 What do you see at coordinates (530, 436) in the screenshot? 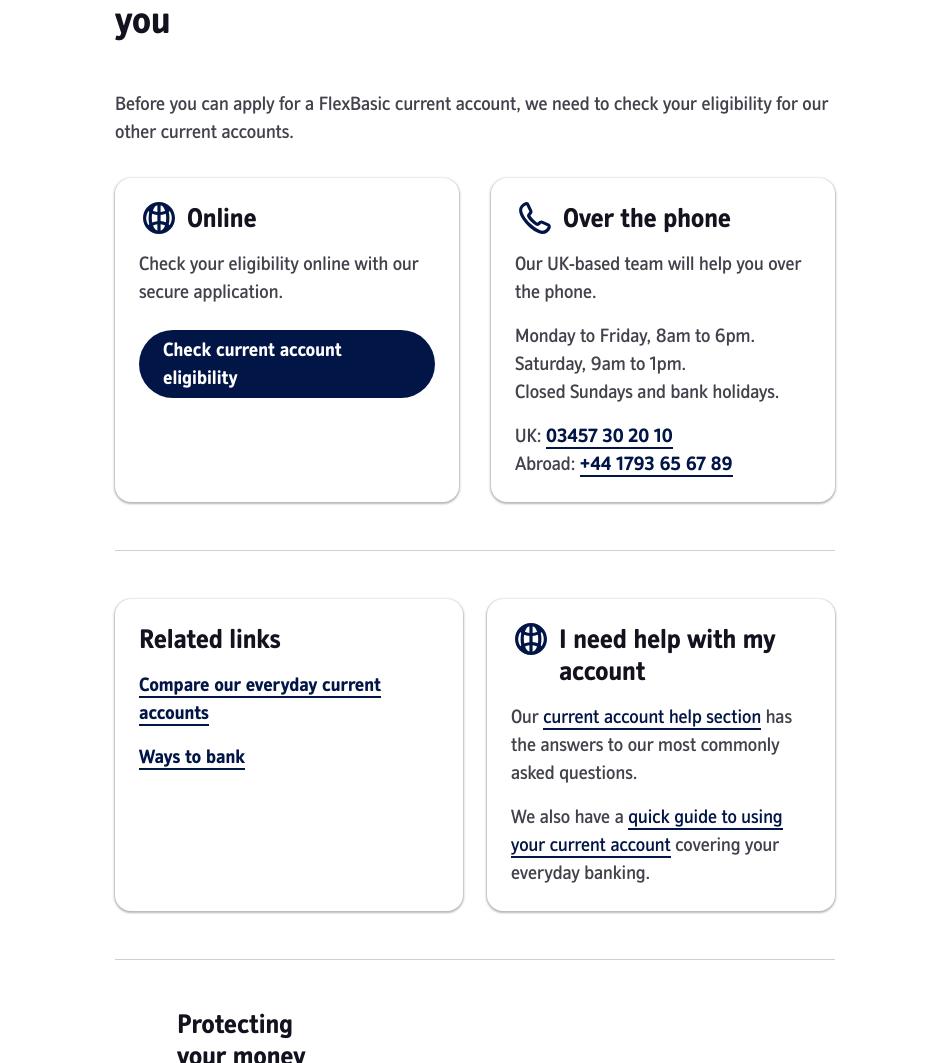
I see `'UK:'` at bounding box center [530, 436].